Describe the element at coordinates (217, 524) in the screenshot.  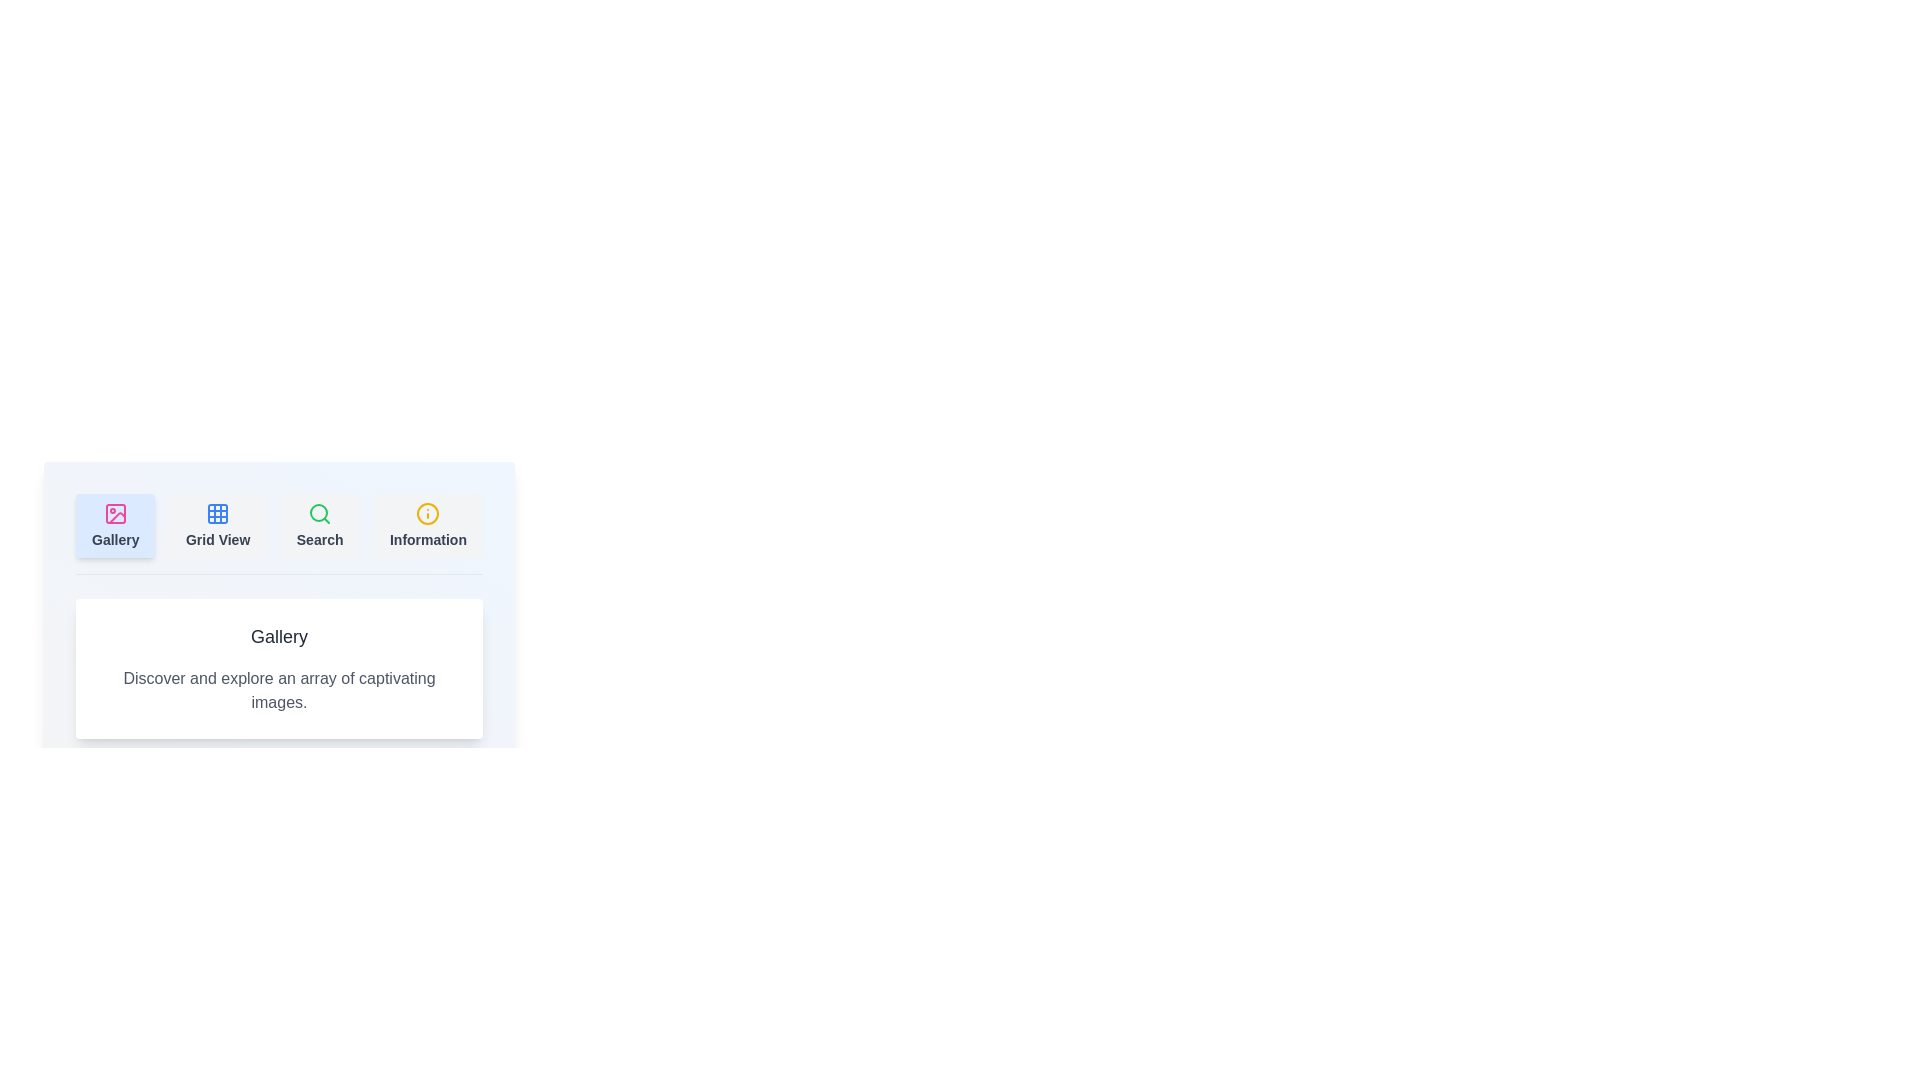
I see `the tab button labeled 'Grid View' to observe the hover effect` at that location.